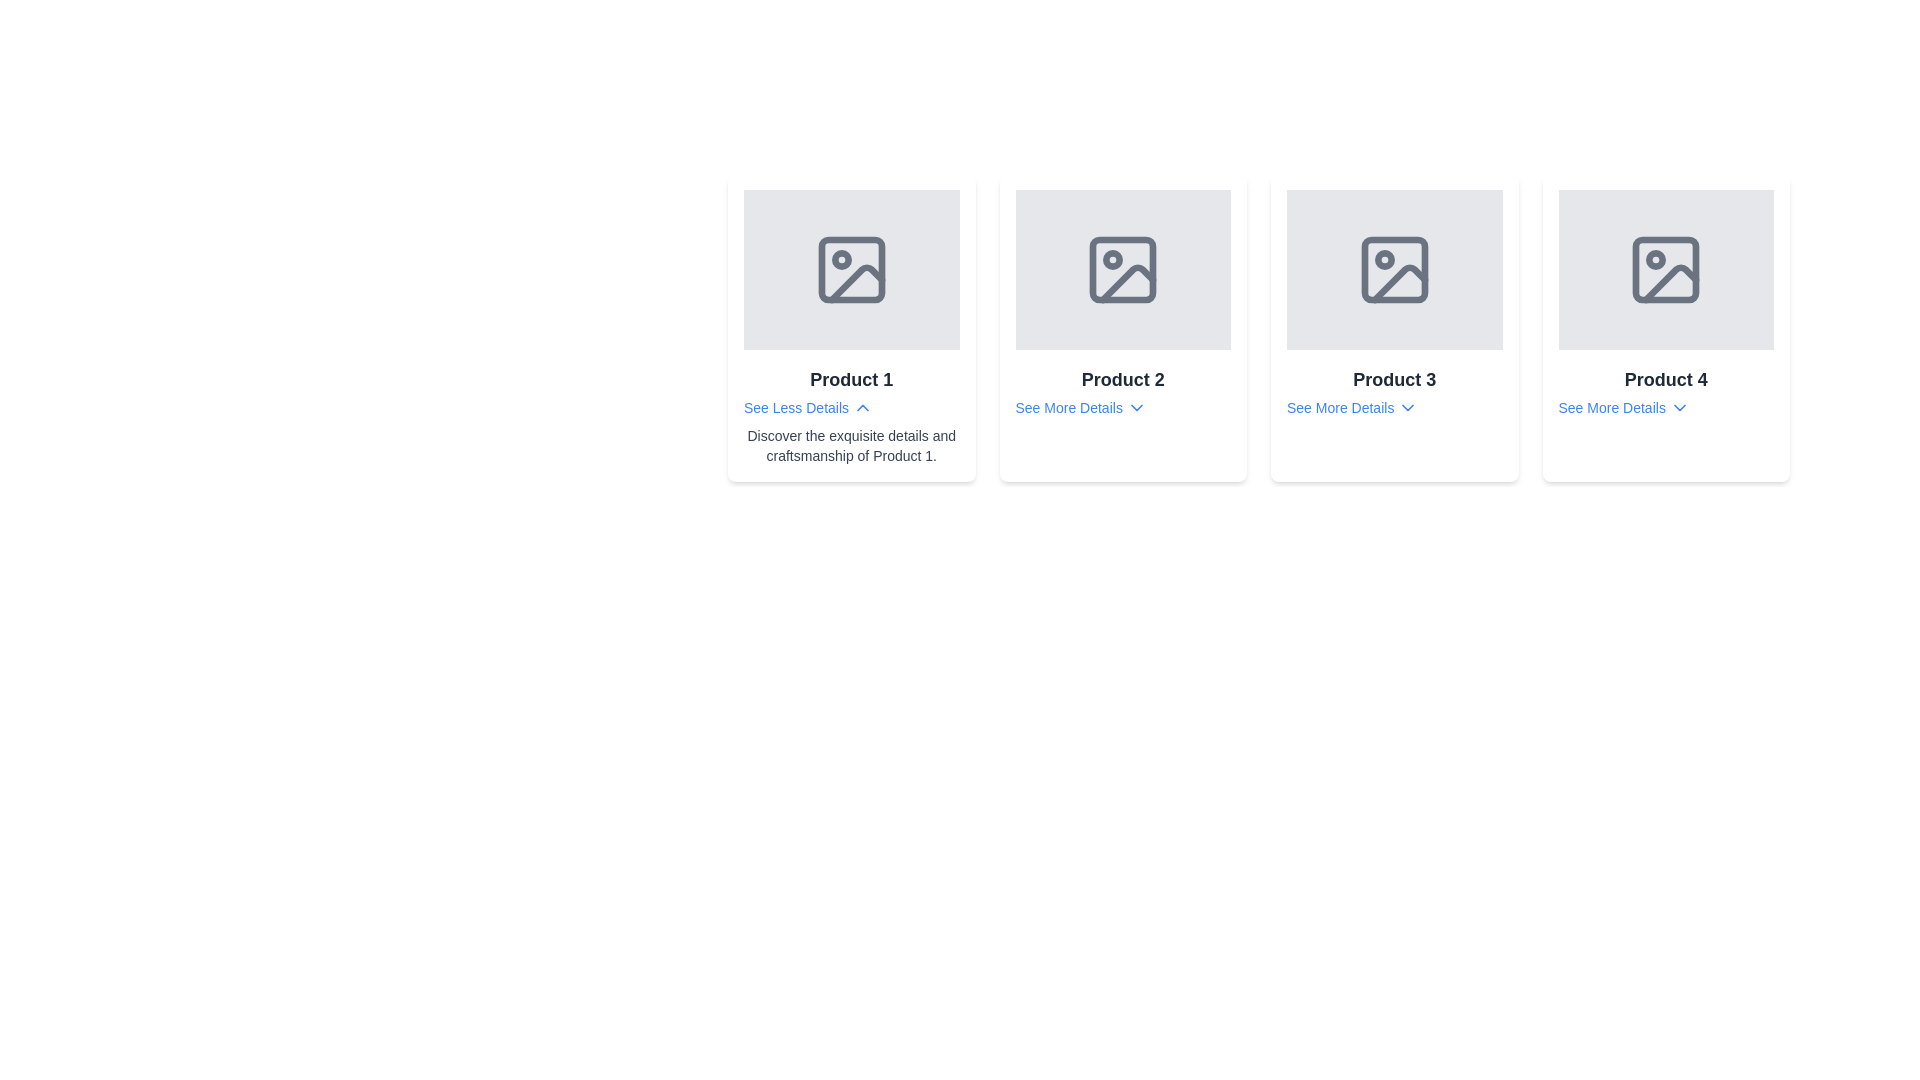  What do you see at coordinates (808, 407) in the screenshot?
I see `the toggle button styled as a link with an icon` at bounding box center [808, 407].